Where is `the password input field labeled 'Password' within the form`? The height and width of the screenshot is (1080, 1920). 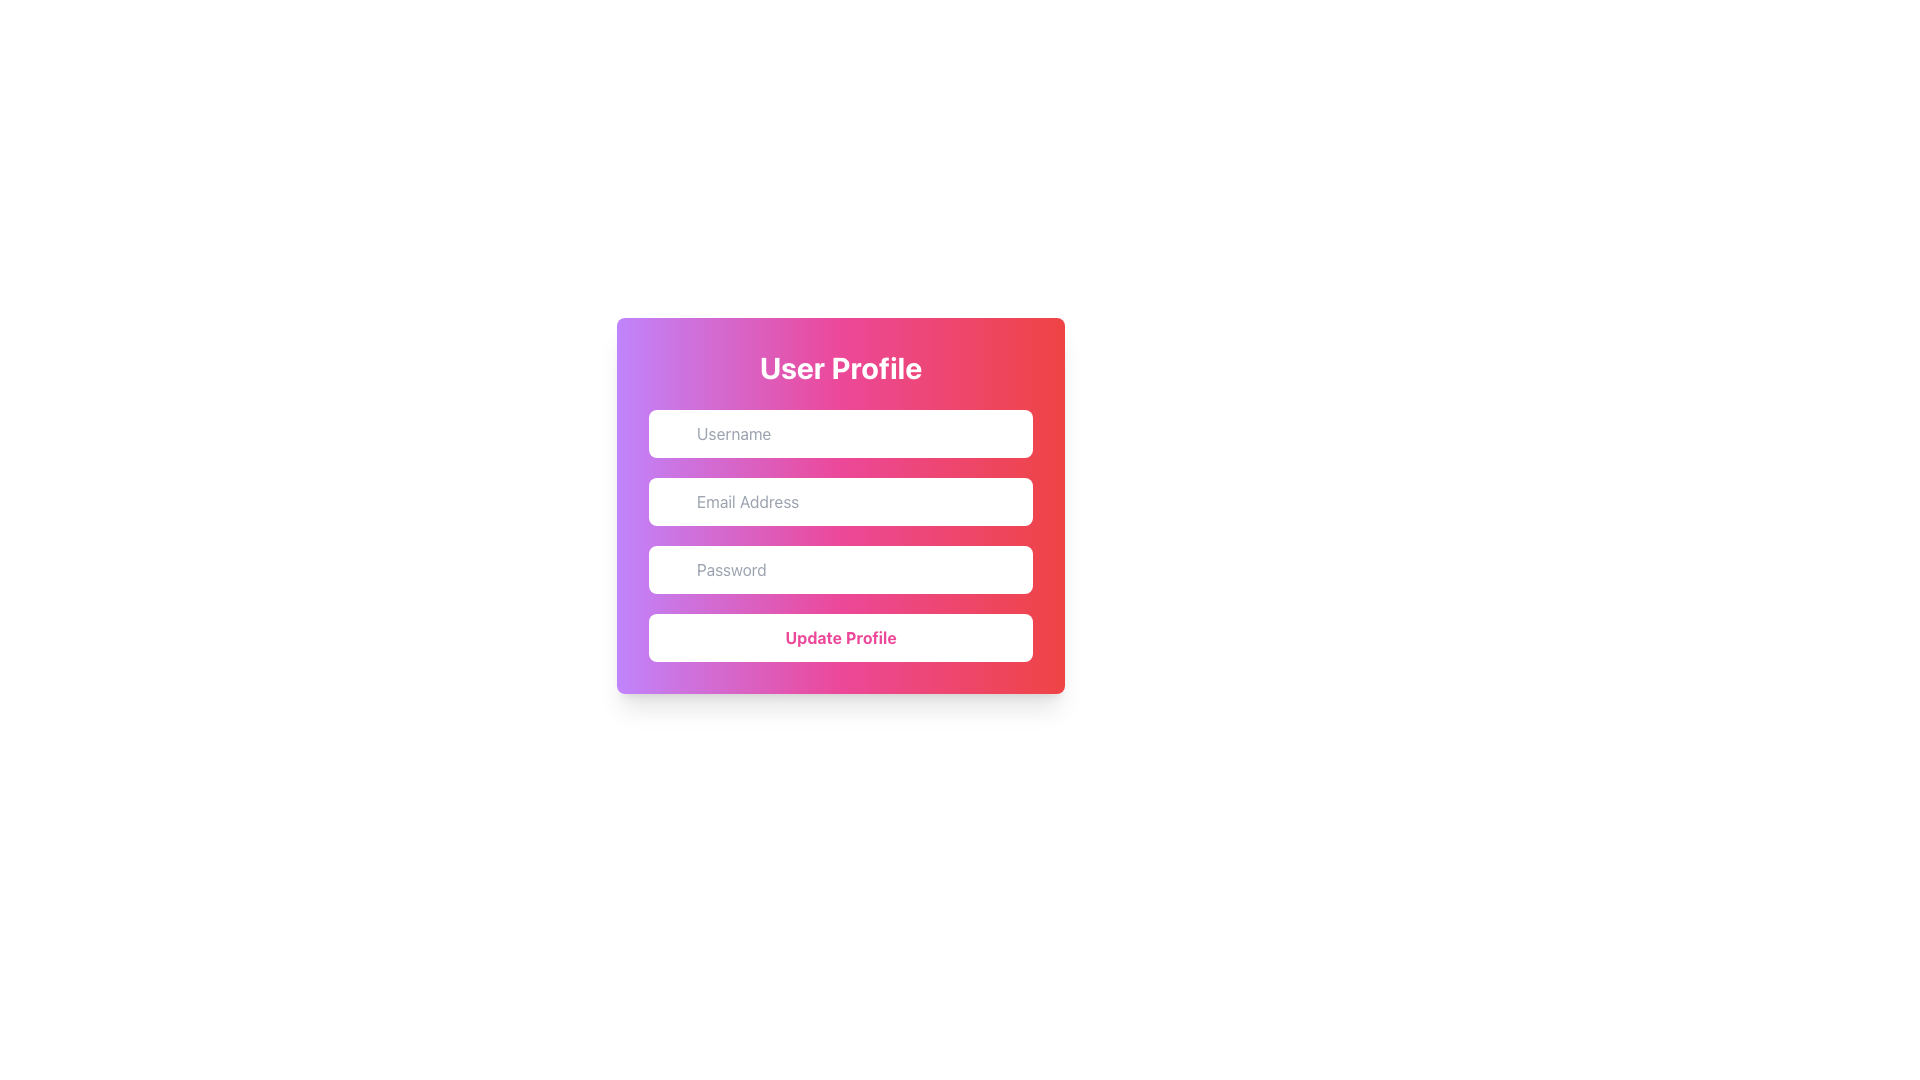
the password input field labeled 'Password' within the form is located at coordinates (840, 570).